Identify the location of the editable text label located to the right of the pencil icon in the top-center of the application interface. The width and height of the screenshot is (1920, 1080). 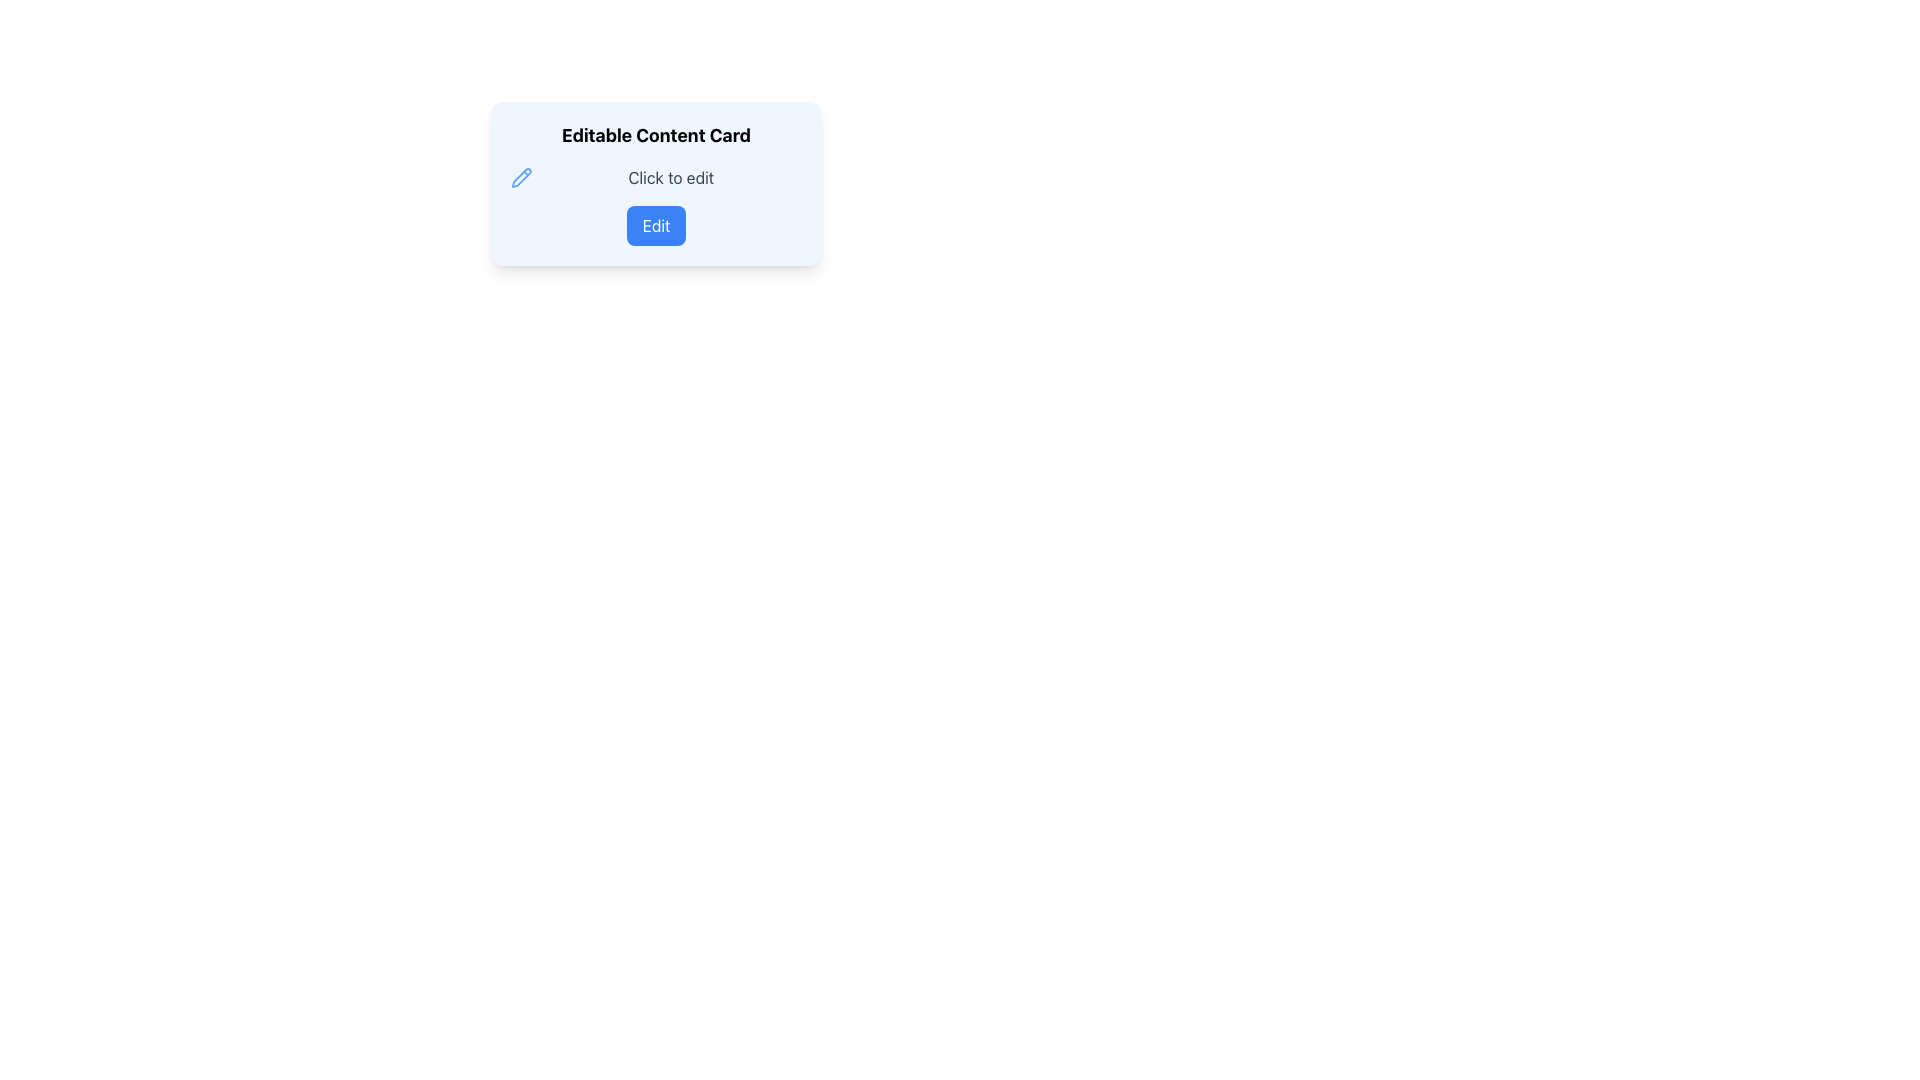
(671, 176).